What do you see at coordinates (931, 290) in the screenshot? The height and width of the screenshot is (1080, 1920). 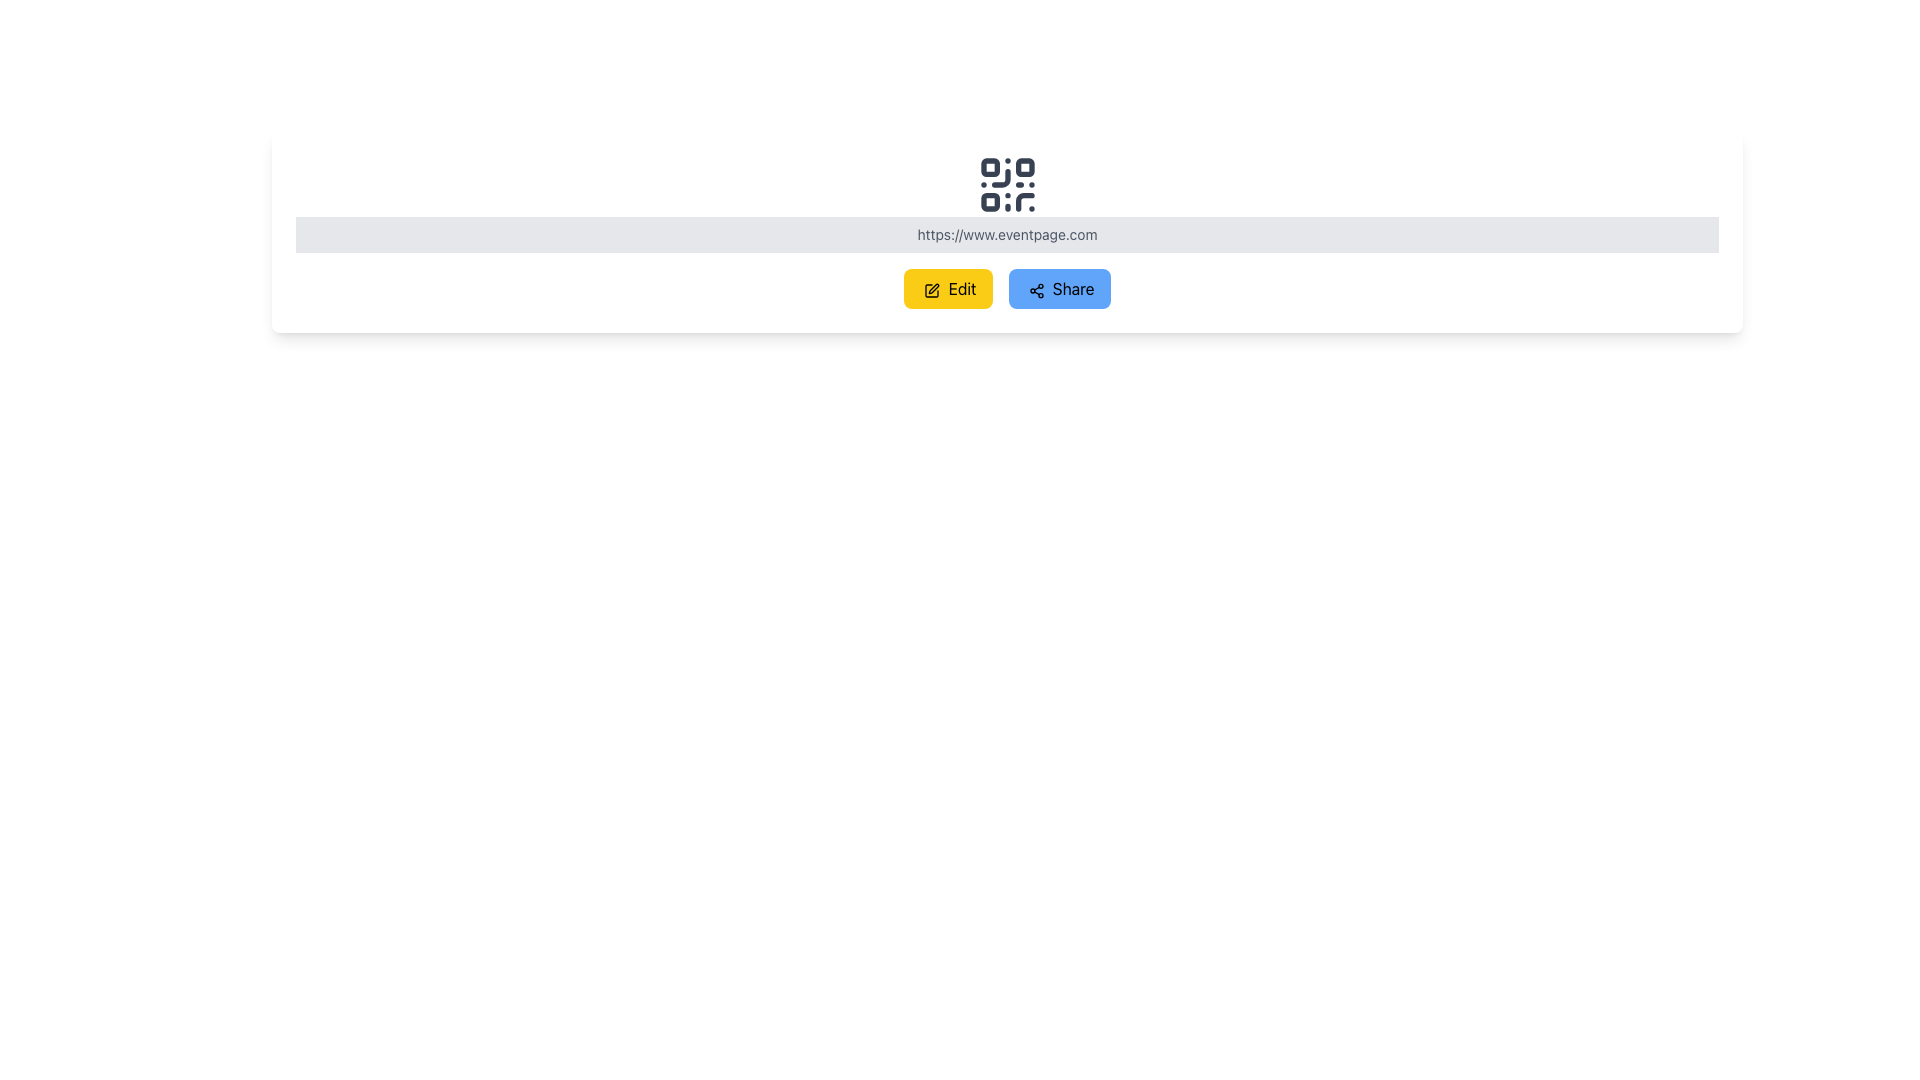 I see `the graphic icon component resembling a pen within the header section, located next to the QR code and URL display` at bounding box center [931, 290].